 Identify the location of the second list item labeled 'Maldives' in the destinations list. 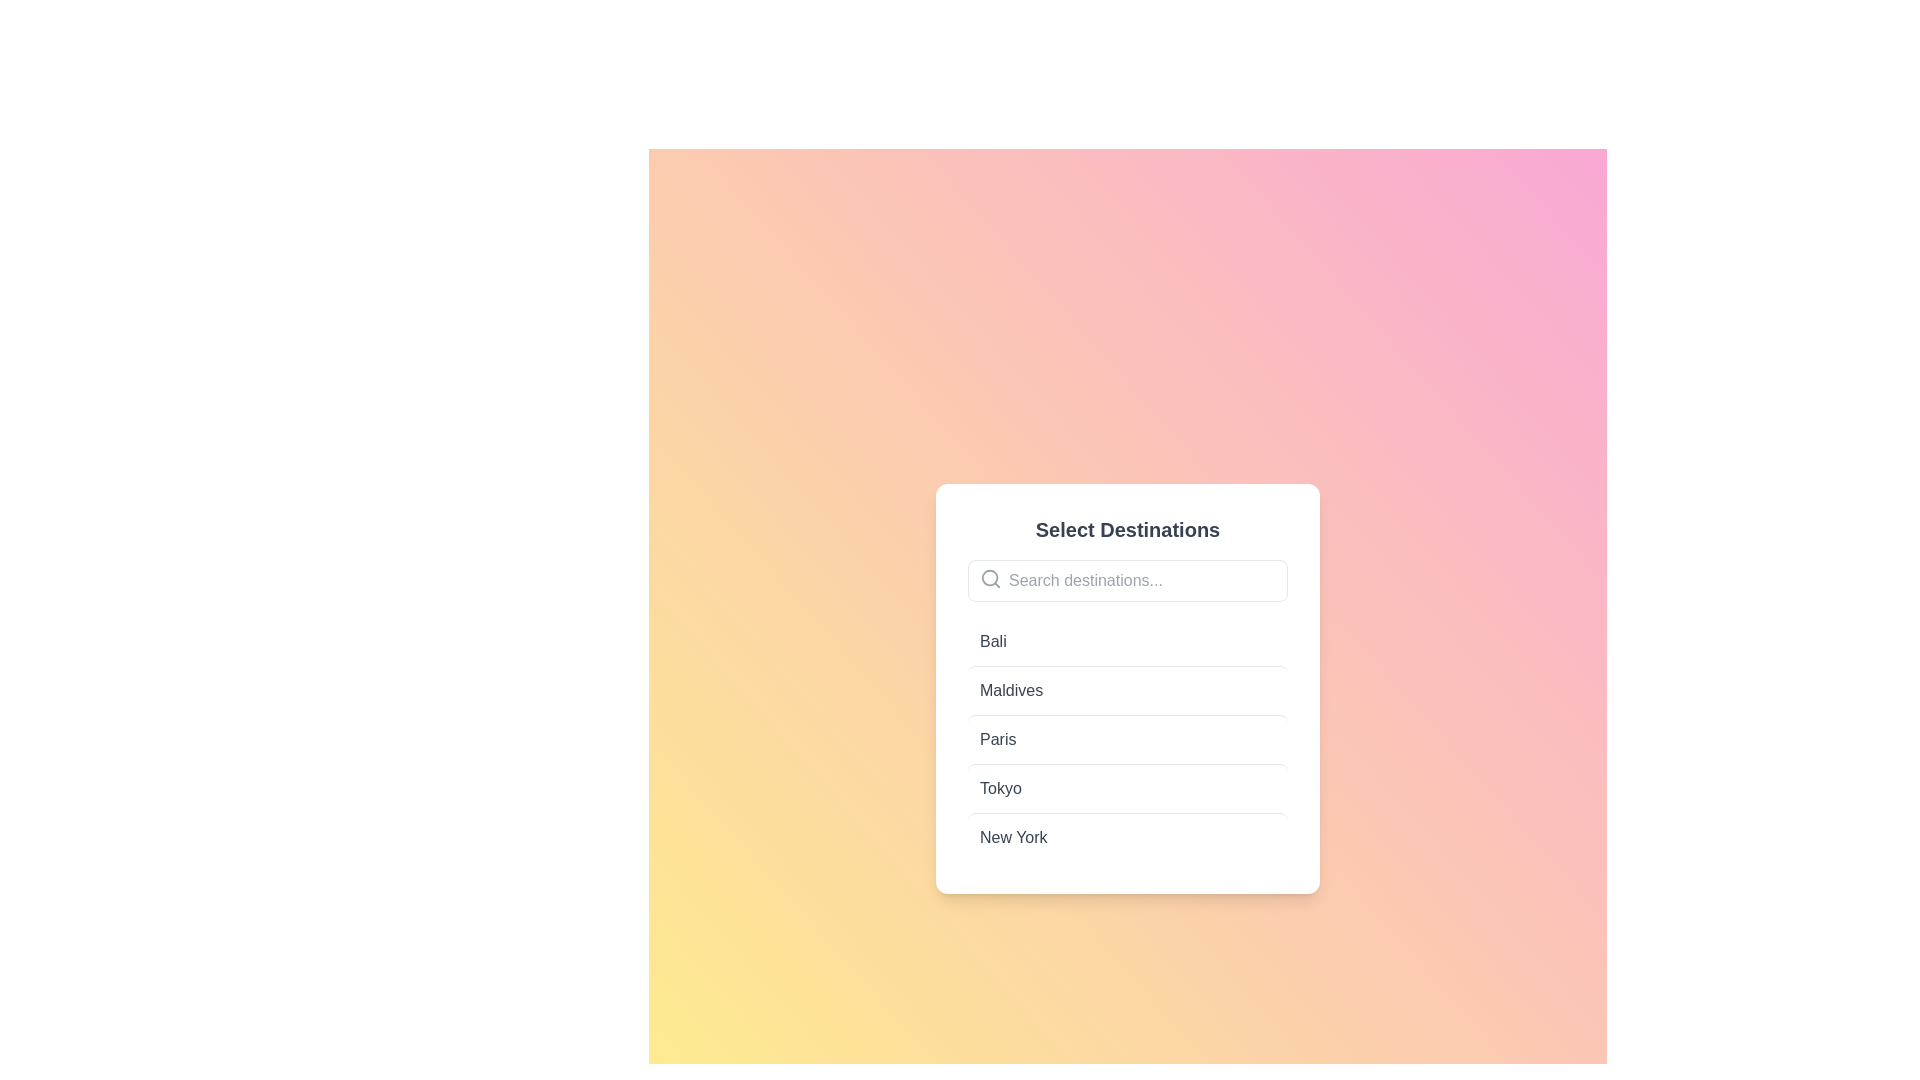
(1128, 689).